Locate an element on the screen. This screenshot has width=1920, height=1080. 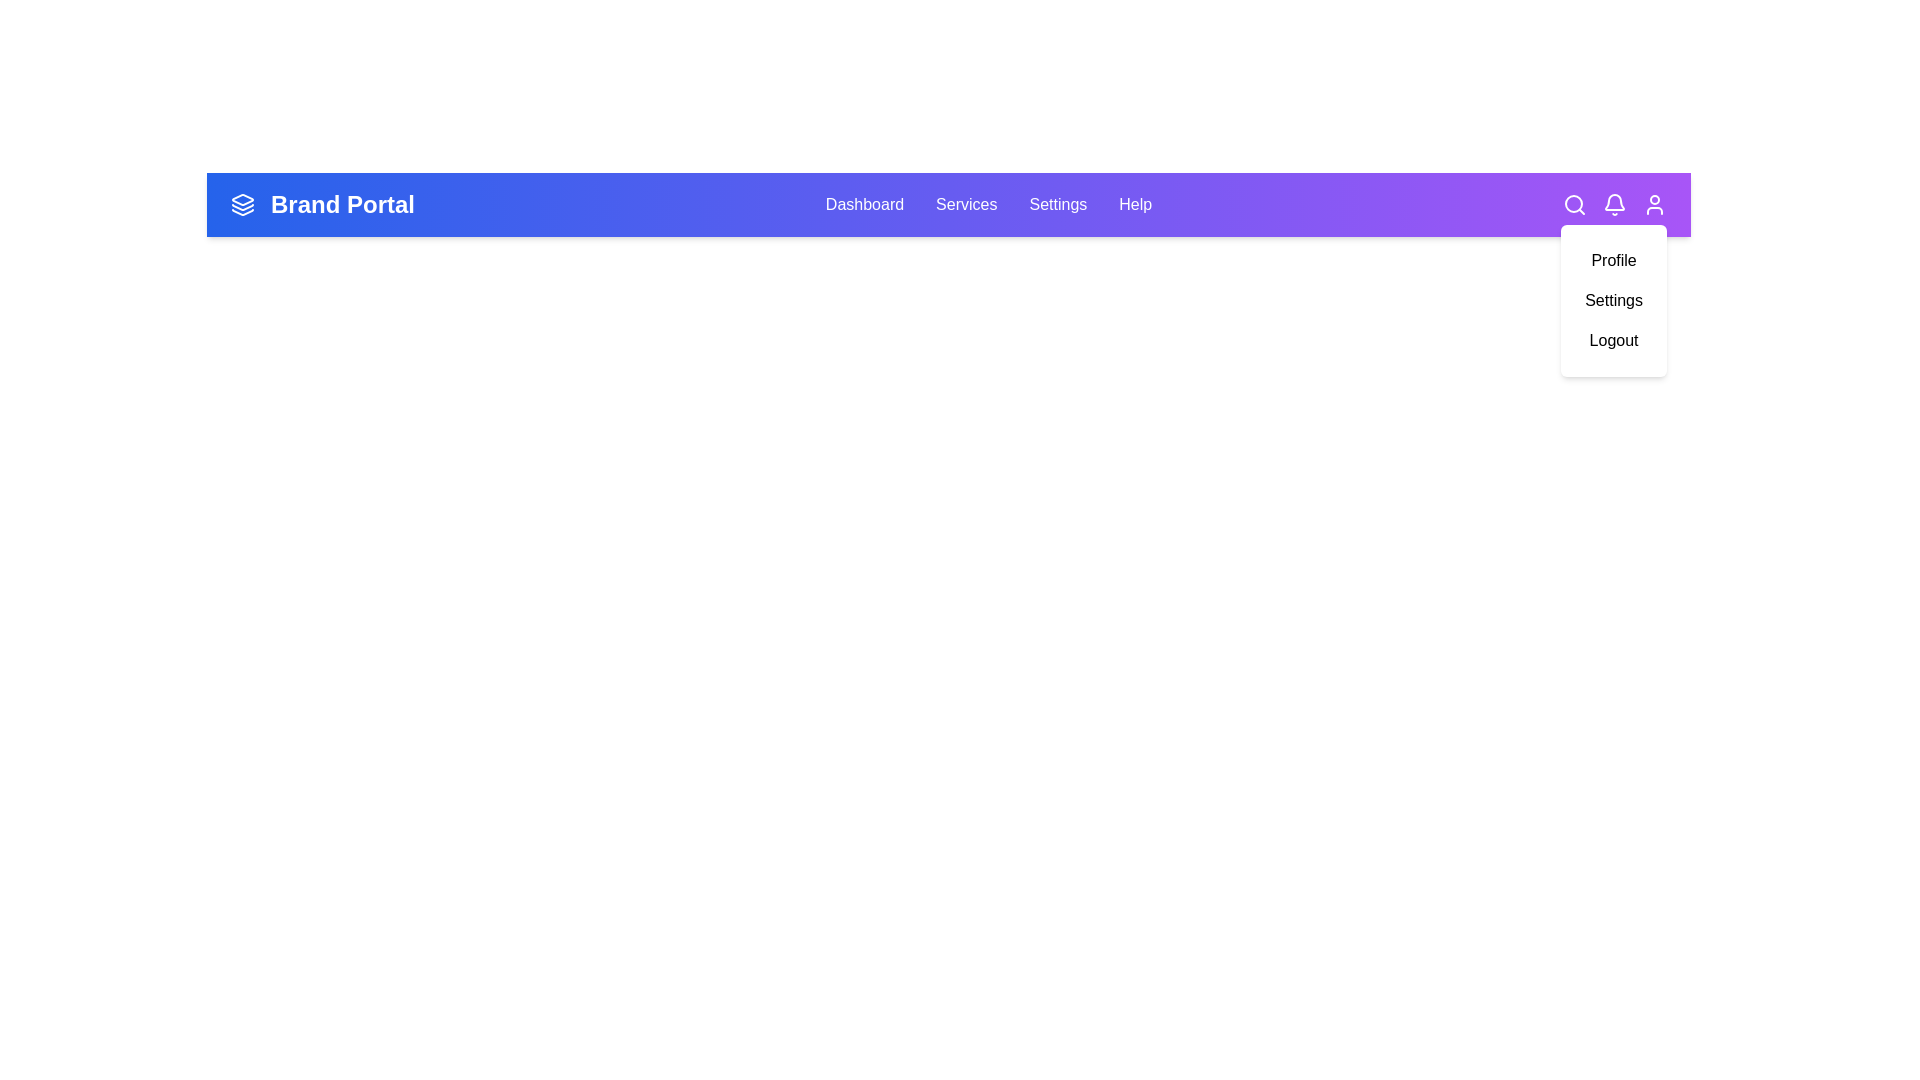
the notification center icon located at the top-right section of the interface is located at coordinates (1614, 204).